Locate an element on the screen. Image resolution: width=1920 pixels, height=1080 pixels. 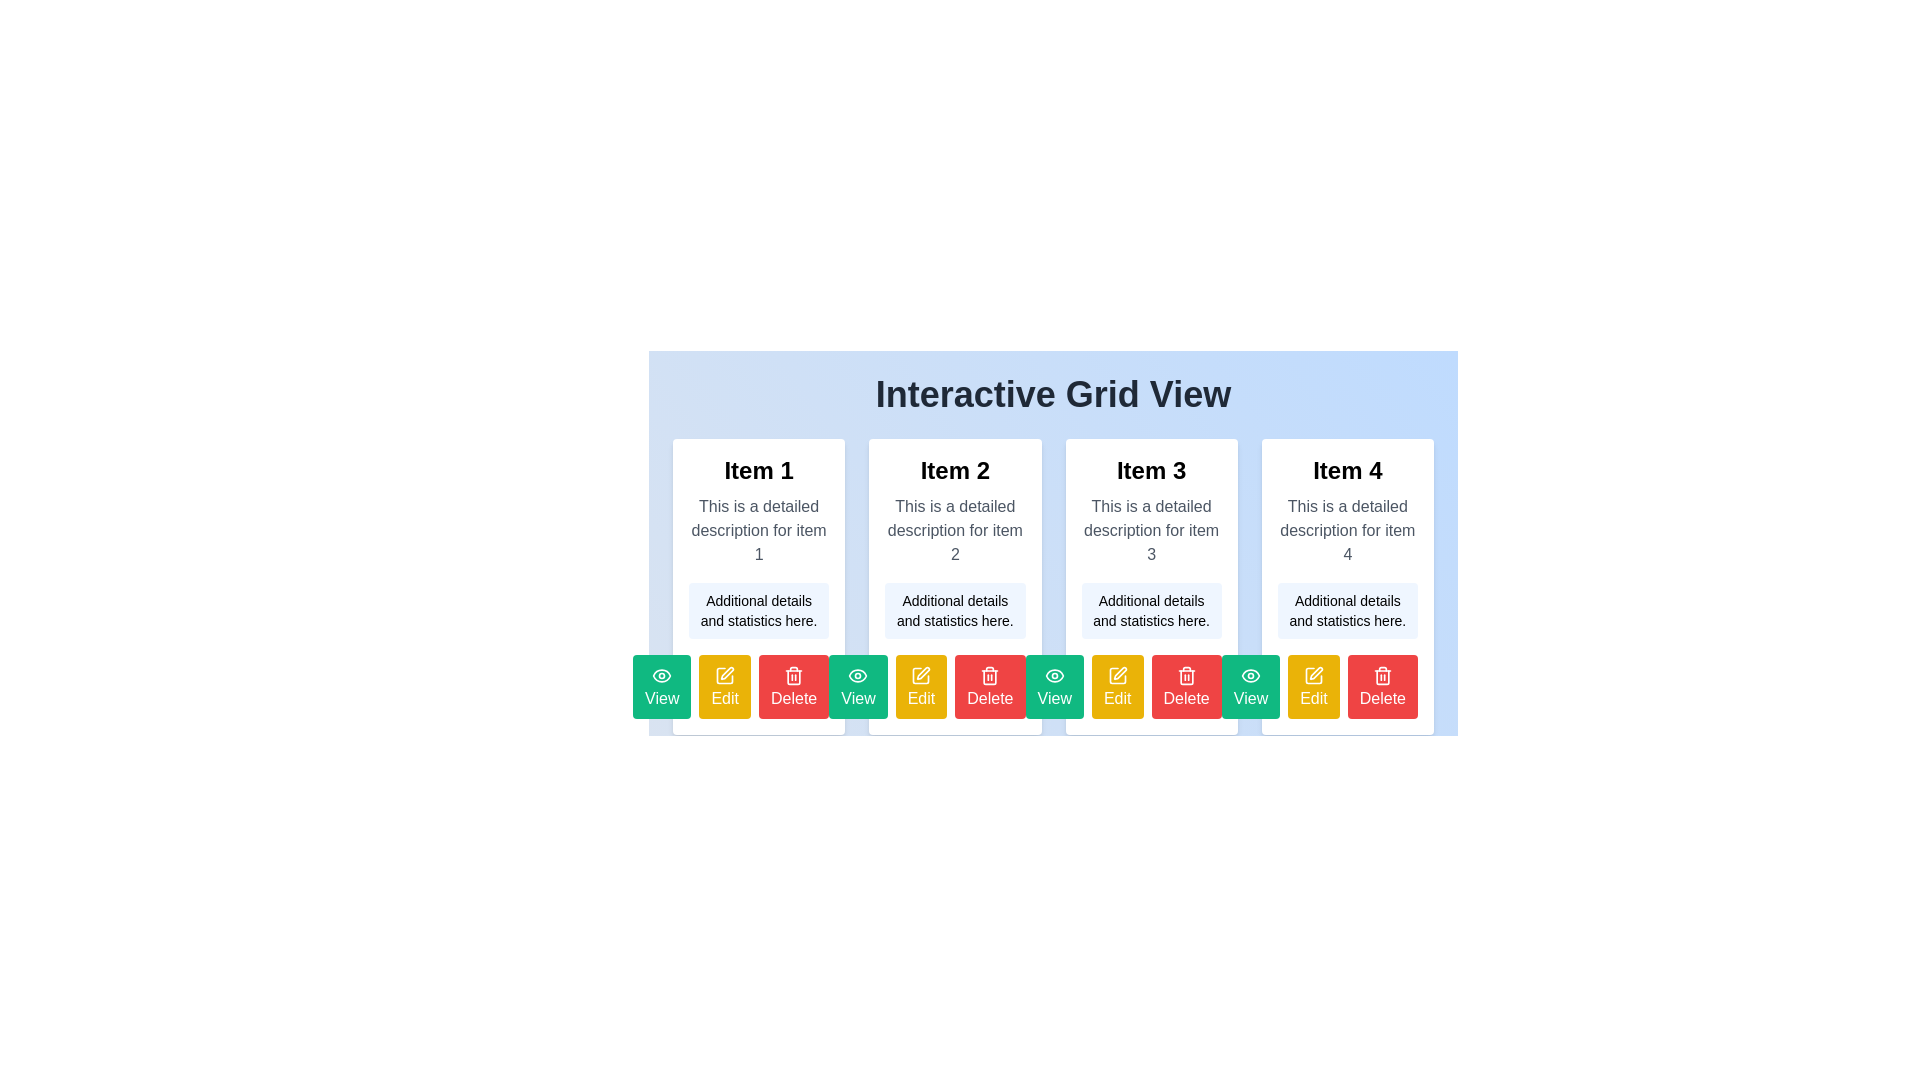
the informational text block that reads 'Additional details and statistics here', which is located in the third card titled 'Item 3' and is centered within the card is located at coordinates (1151, 609).